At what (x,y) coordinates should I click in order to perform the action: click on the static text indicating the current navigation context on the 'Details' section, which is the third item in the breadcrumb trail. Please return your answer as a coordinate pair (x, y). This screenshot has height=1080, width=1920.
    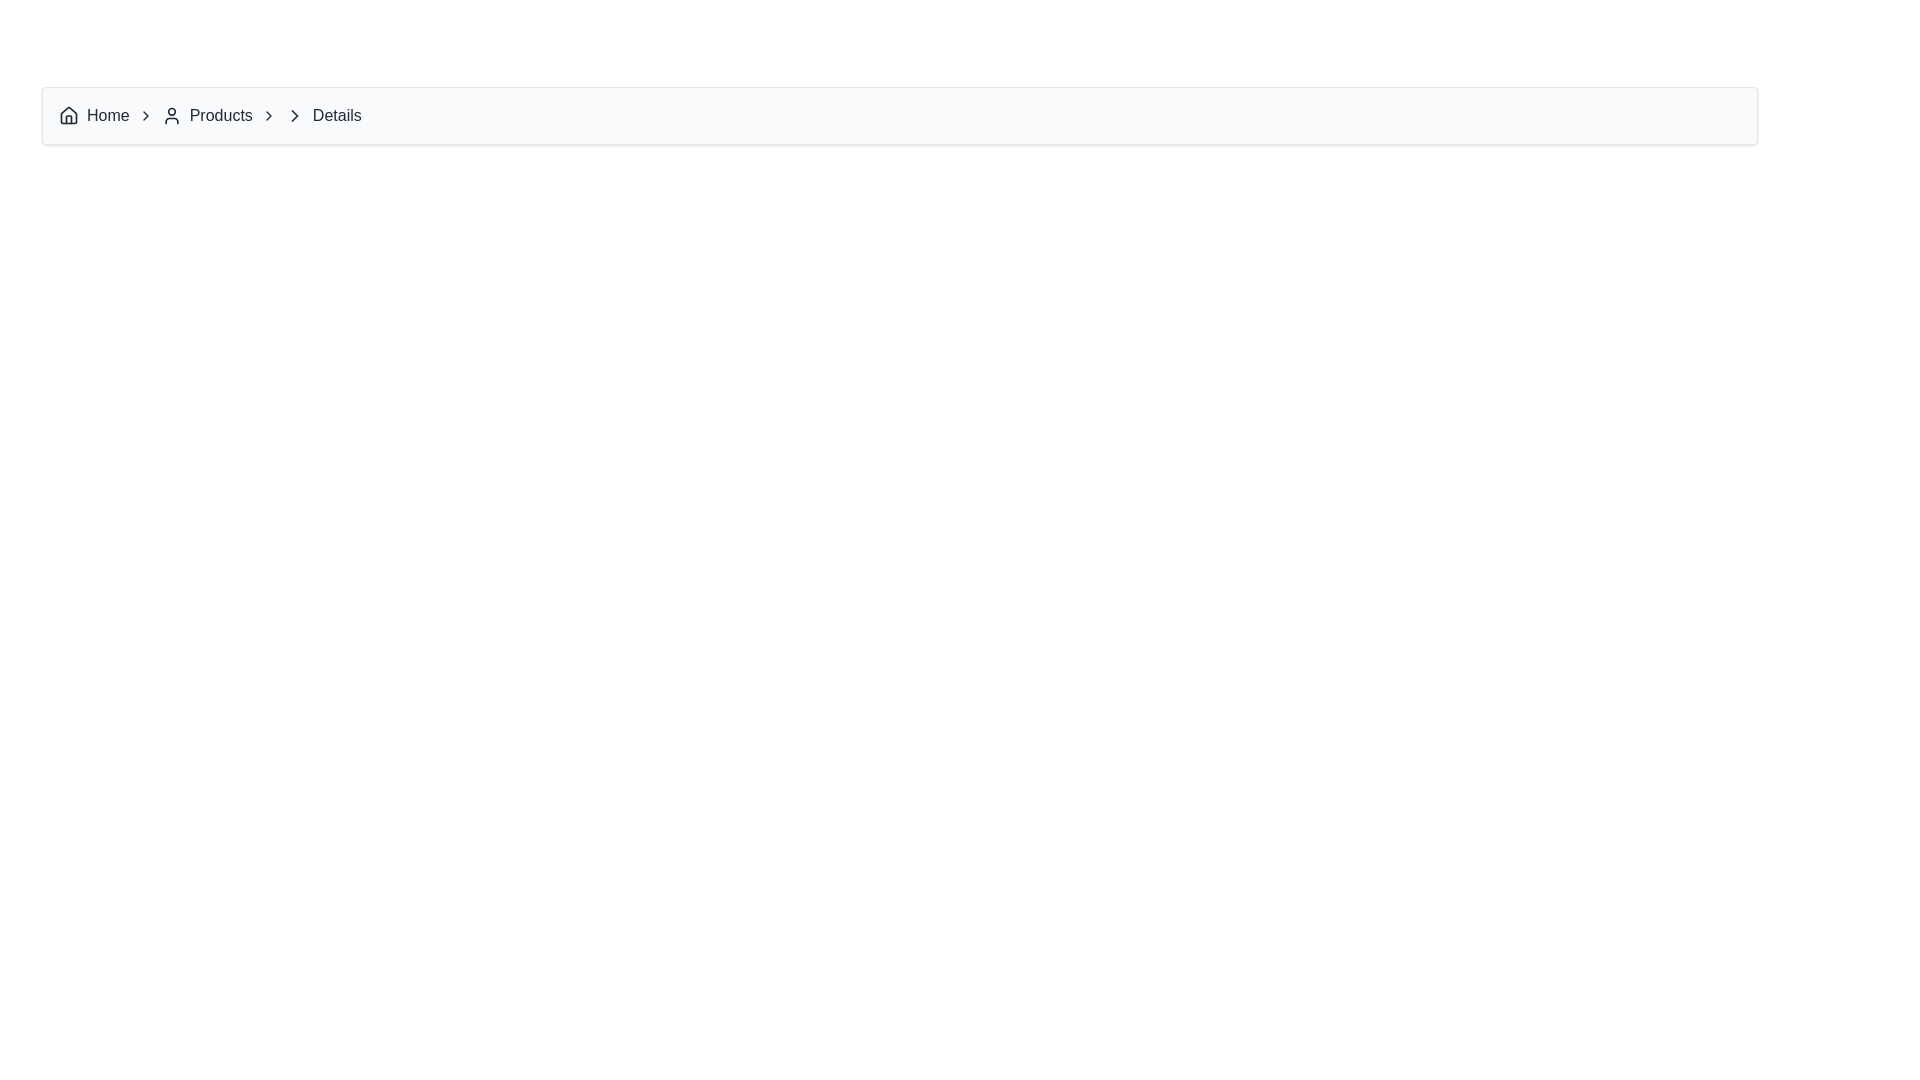
    Looking at the image, I should click on (323, 115).